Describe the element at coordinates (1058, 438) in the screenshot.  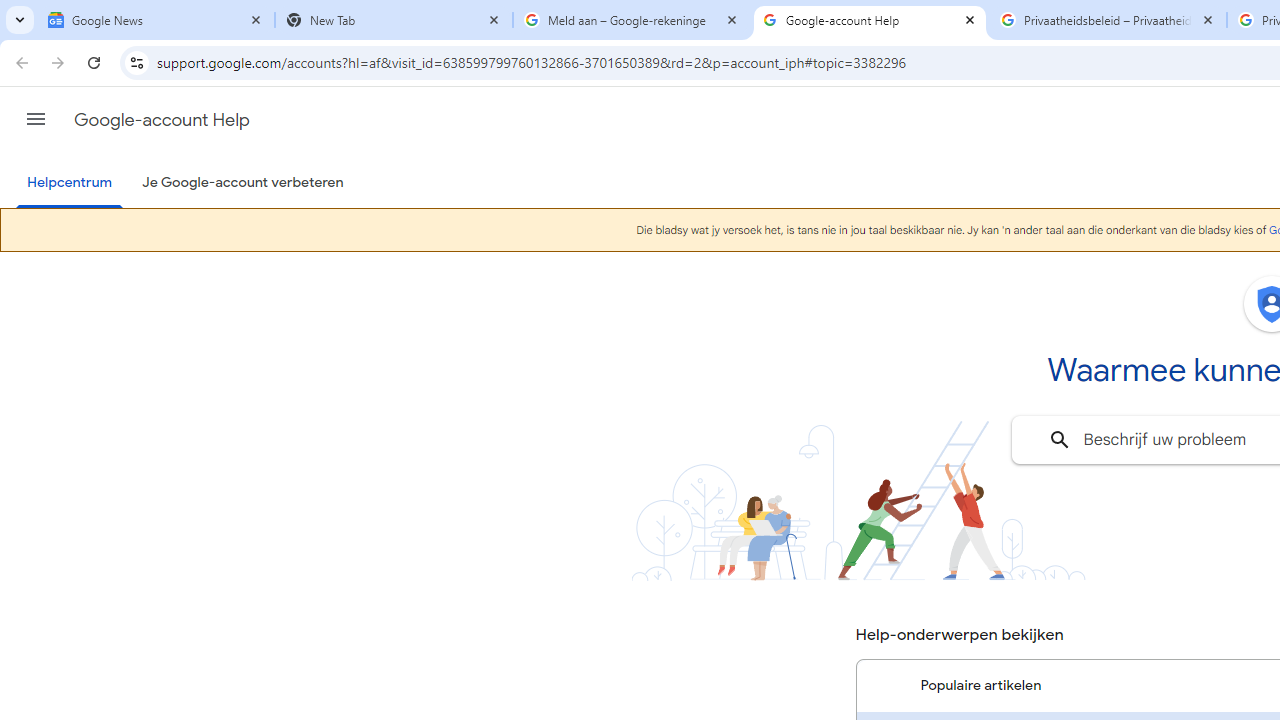
I see `'Zoeken'` at that location.